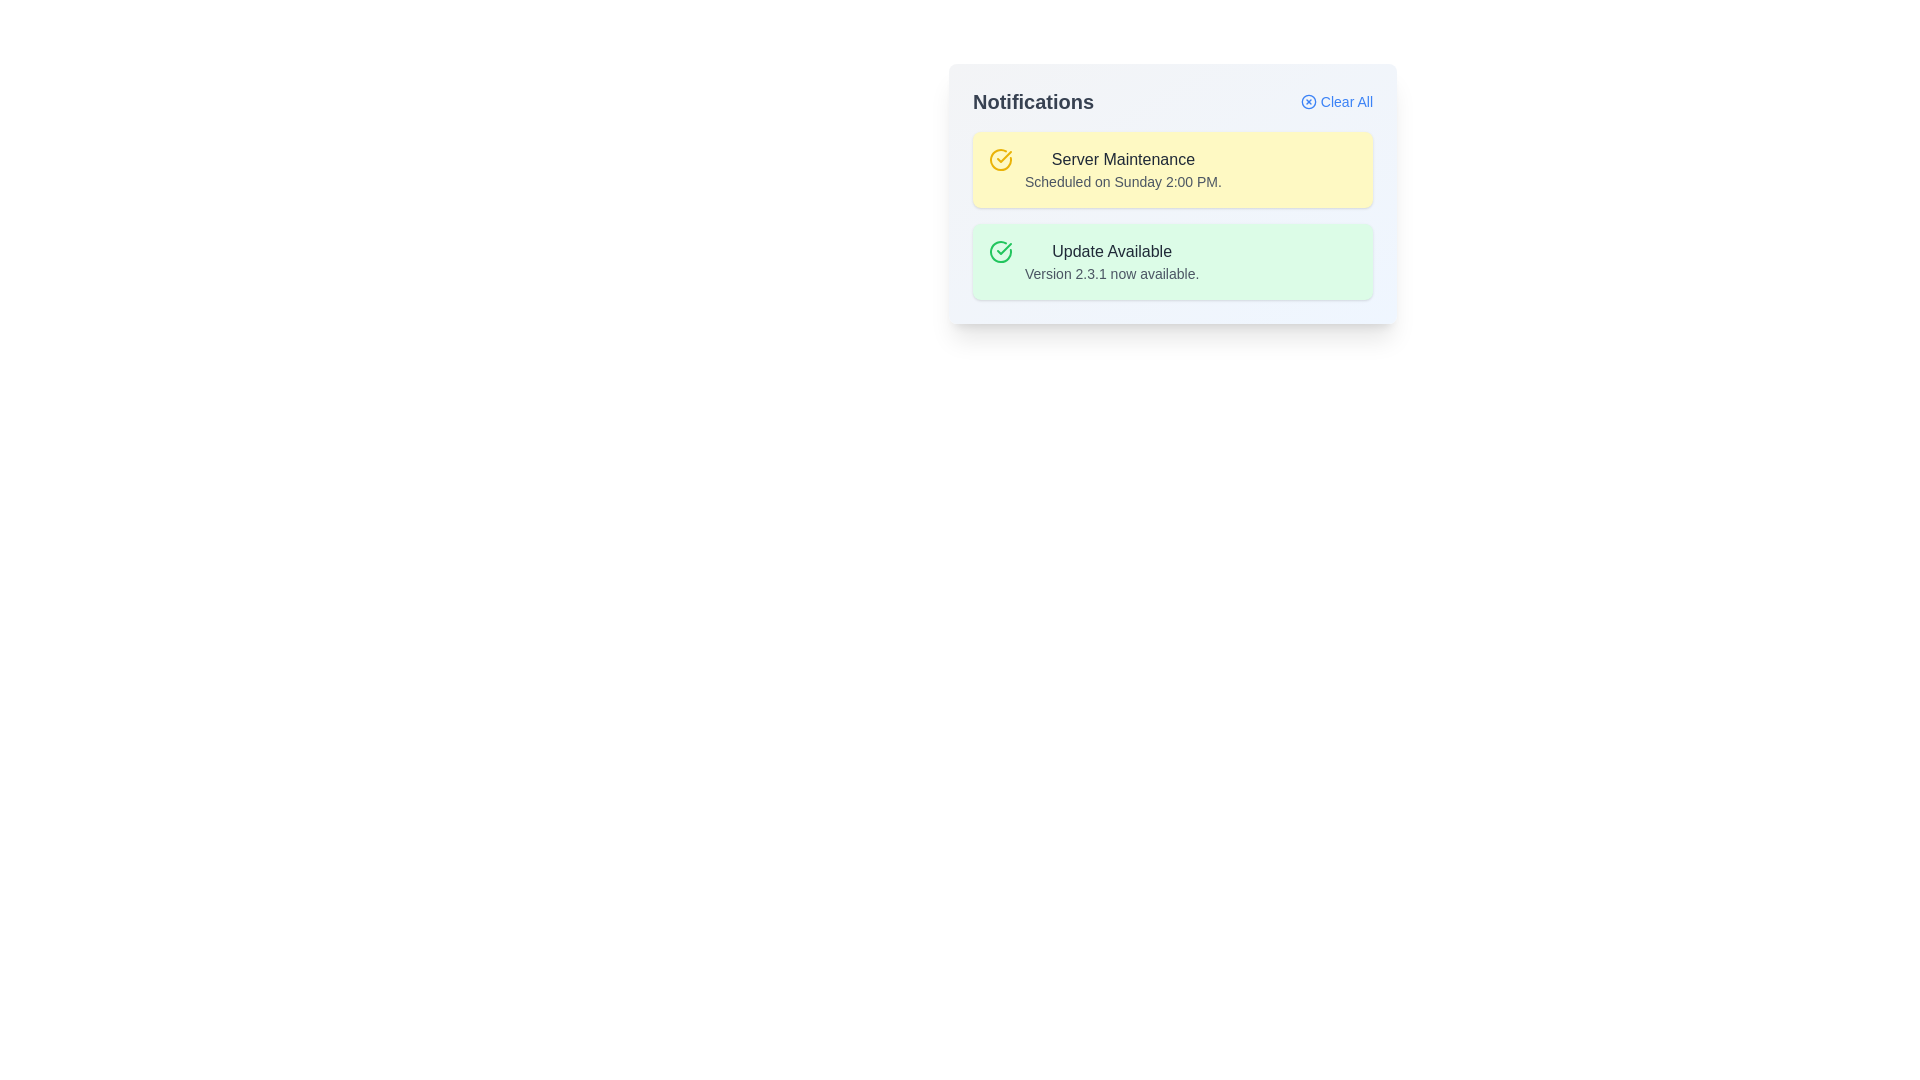 The width and height of the screenshot is (1920, 1080). What do you see at coordinates (1172, 168) in the screenshot?
I see `the first notification card about scheduled server maintenance, which is positioned at the top of the notification list` at bounding box center [1172, 168].